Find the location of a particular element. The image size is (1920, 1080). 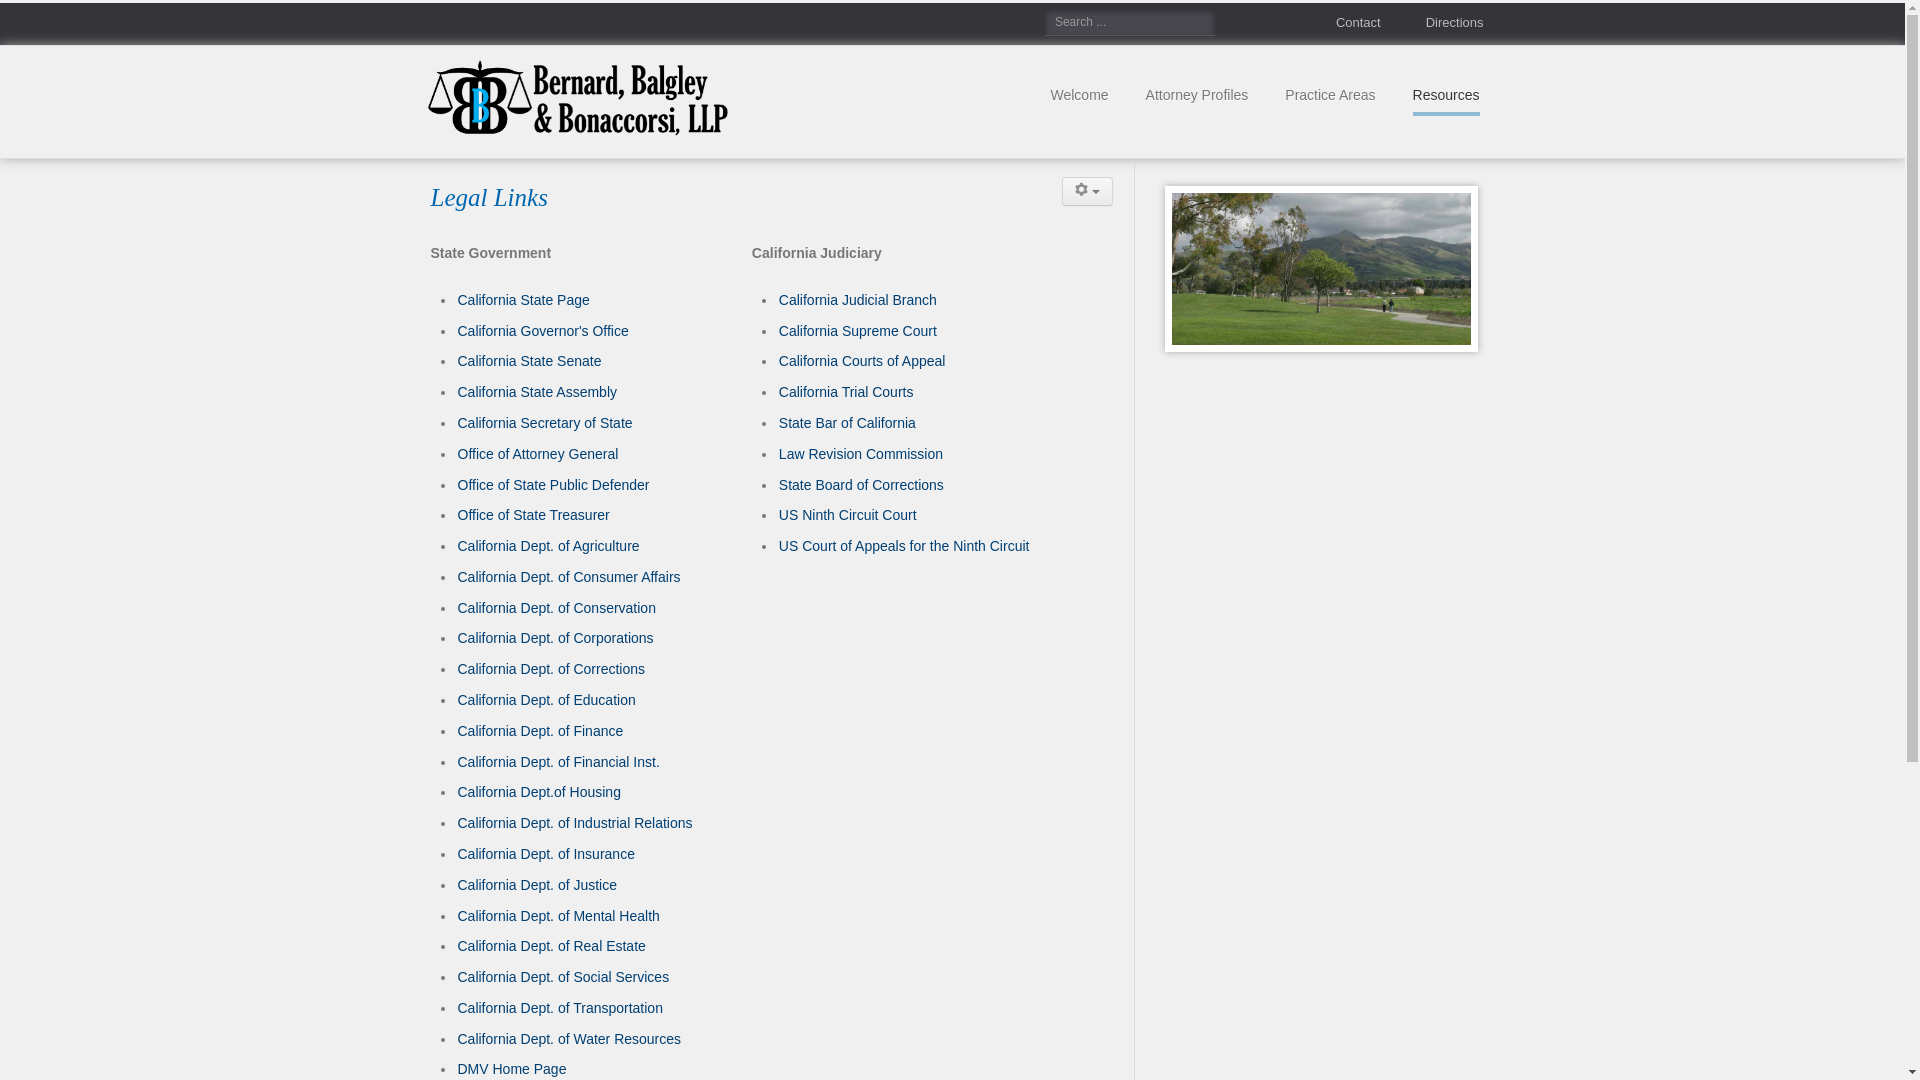

'California Dept. of Corporations' is located at coordinates (456, 637).